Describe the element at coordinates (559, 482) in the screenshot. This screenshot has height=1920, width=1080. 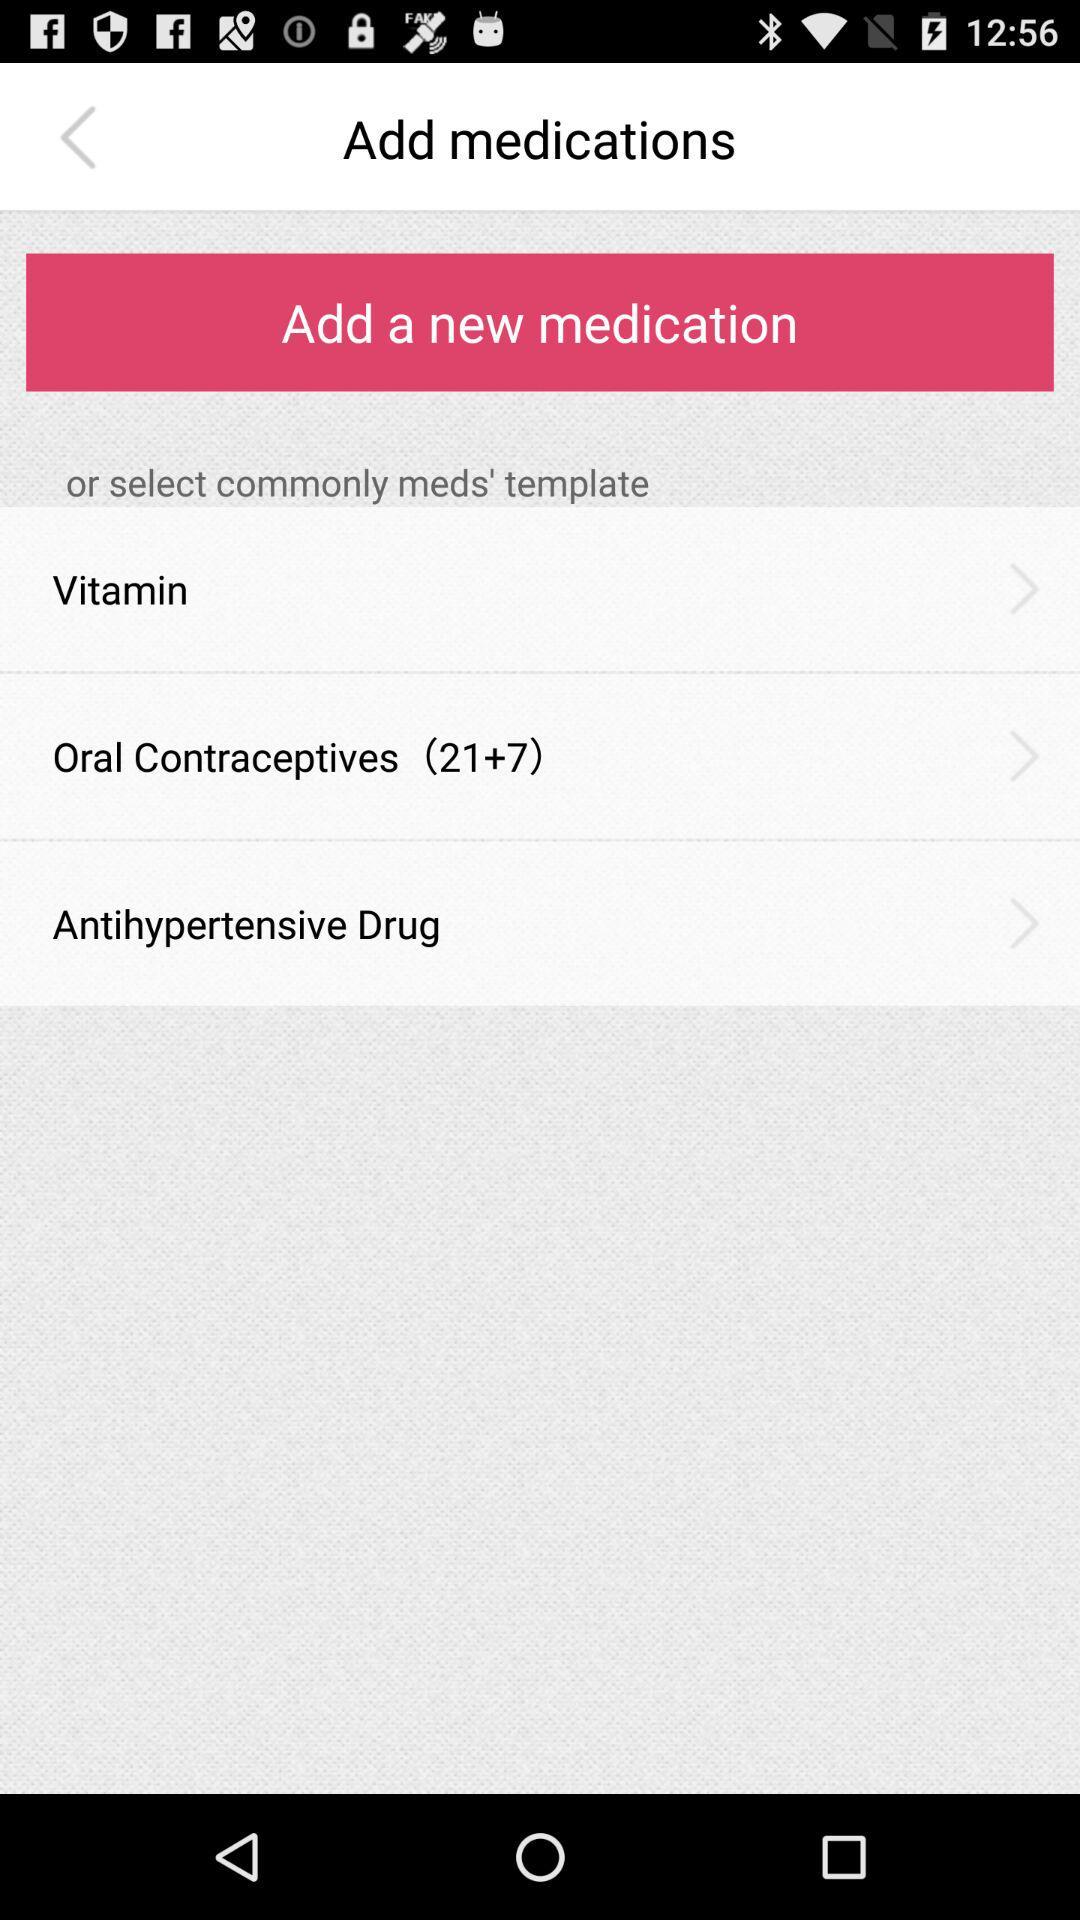
I see `or select commonly app` at that location.